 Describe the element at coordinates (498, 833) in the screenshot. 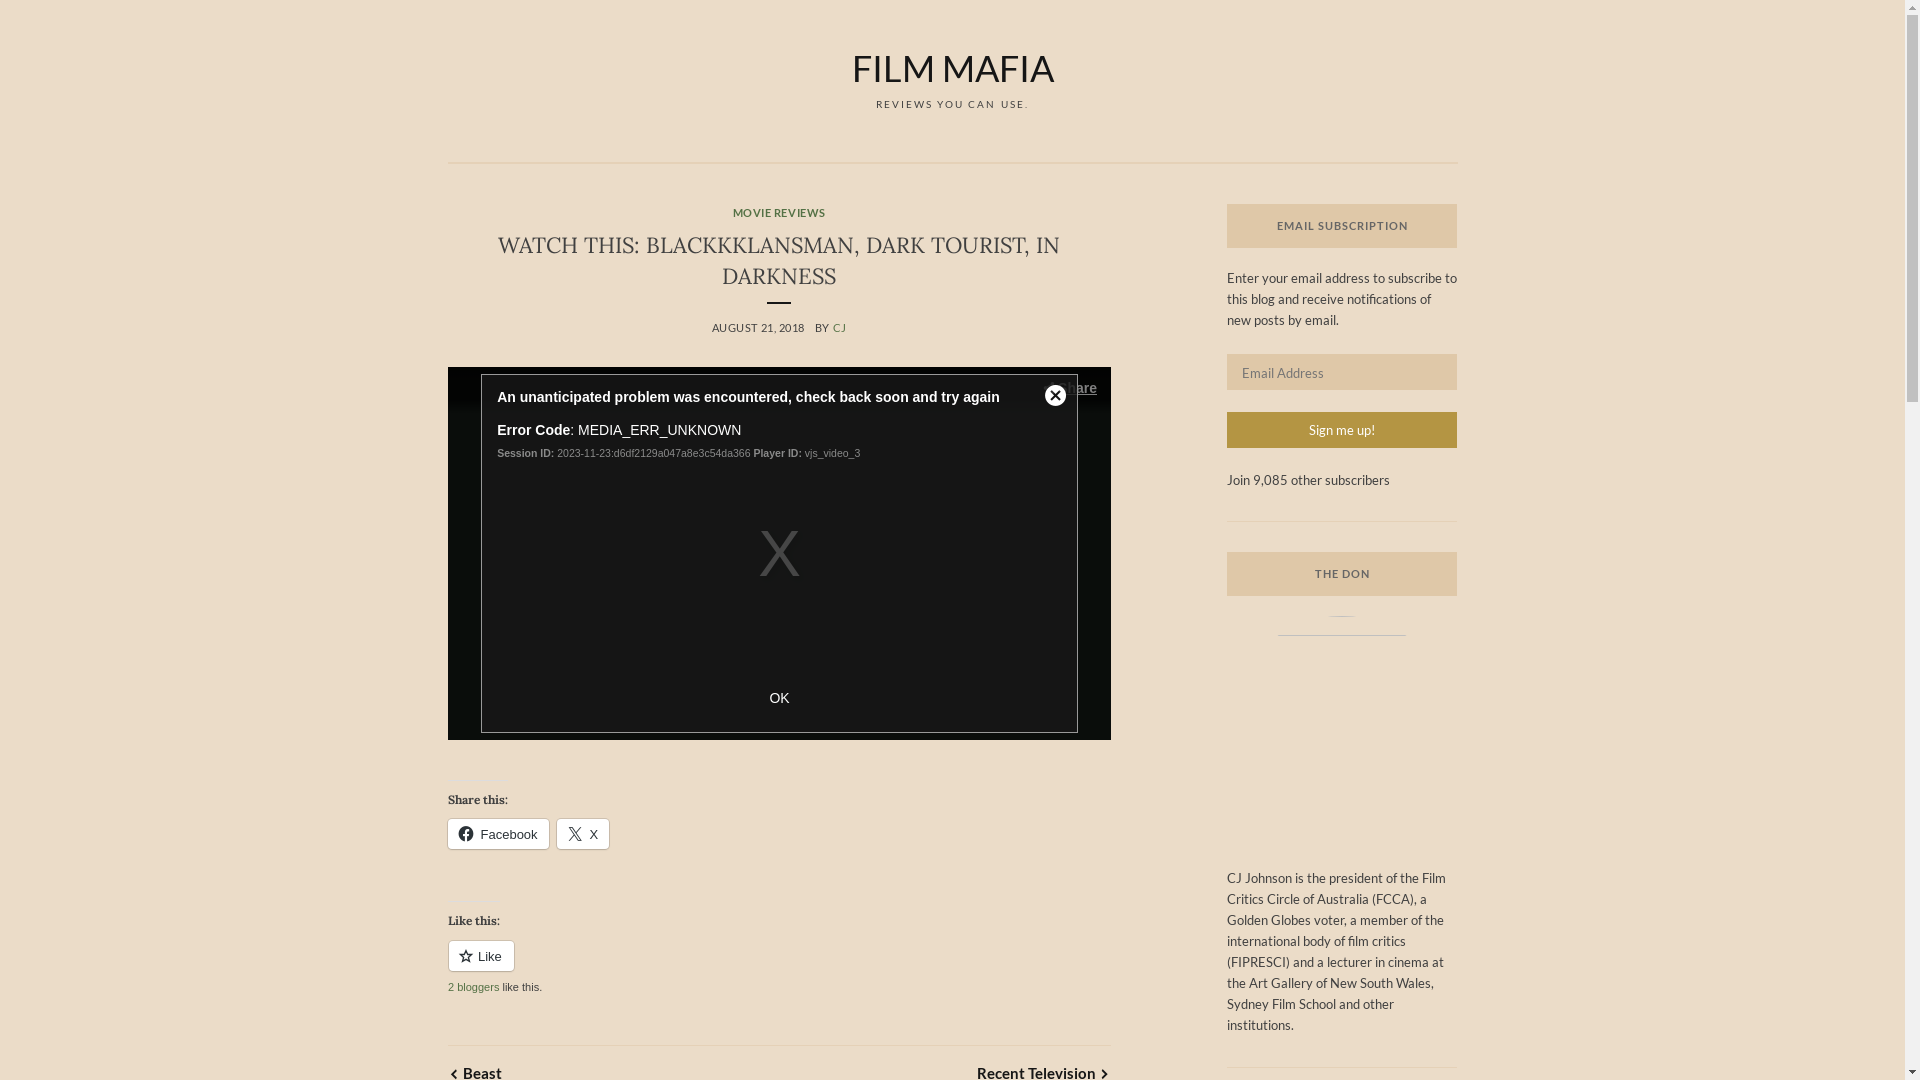

I see `'Facebook'` at that location.